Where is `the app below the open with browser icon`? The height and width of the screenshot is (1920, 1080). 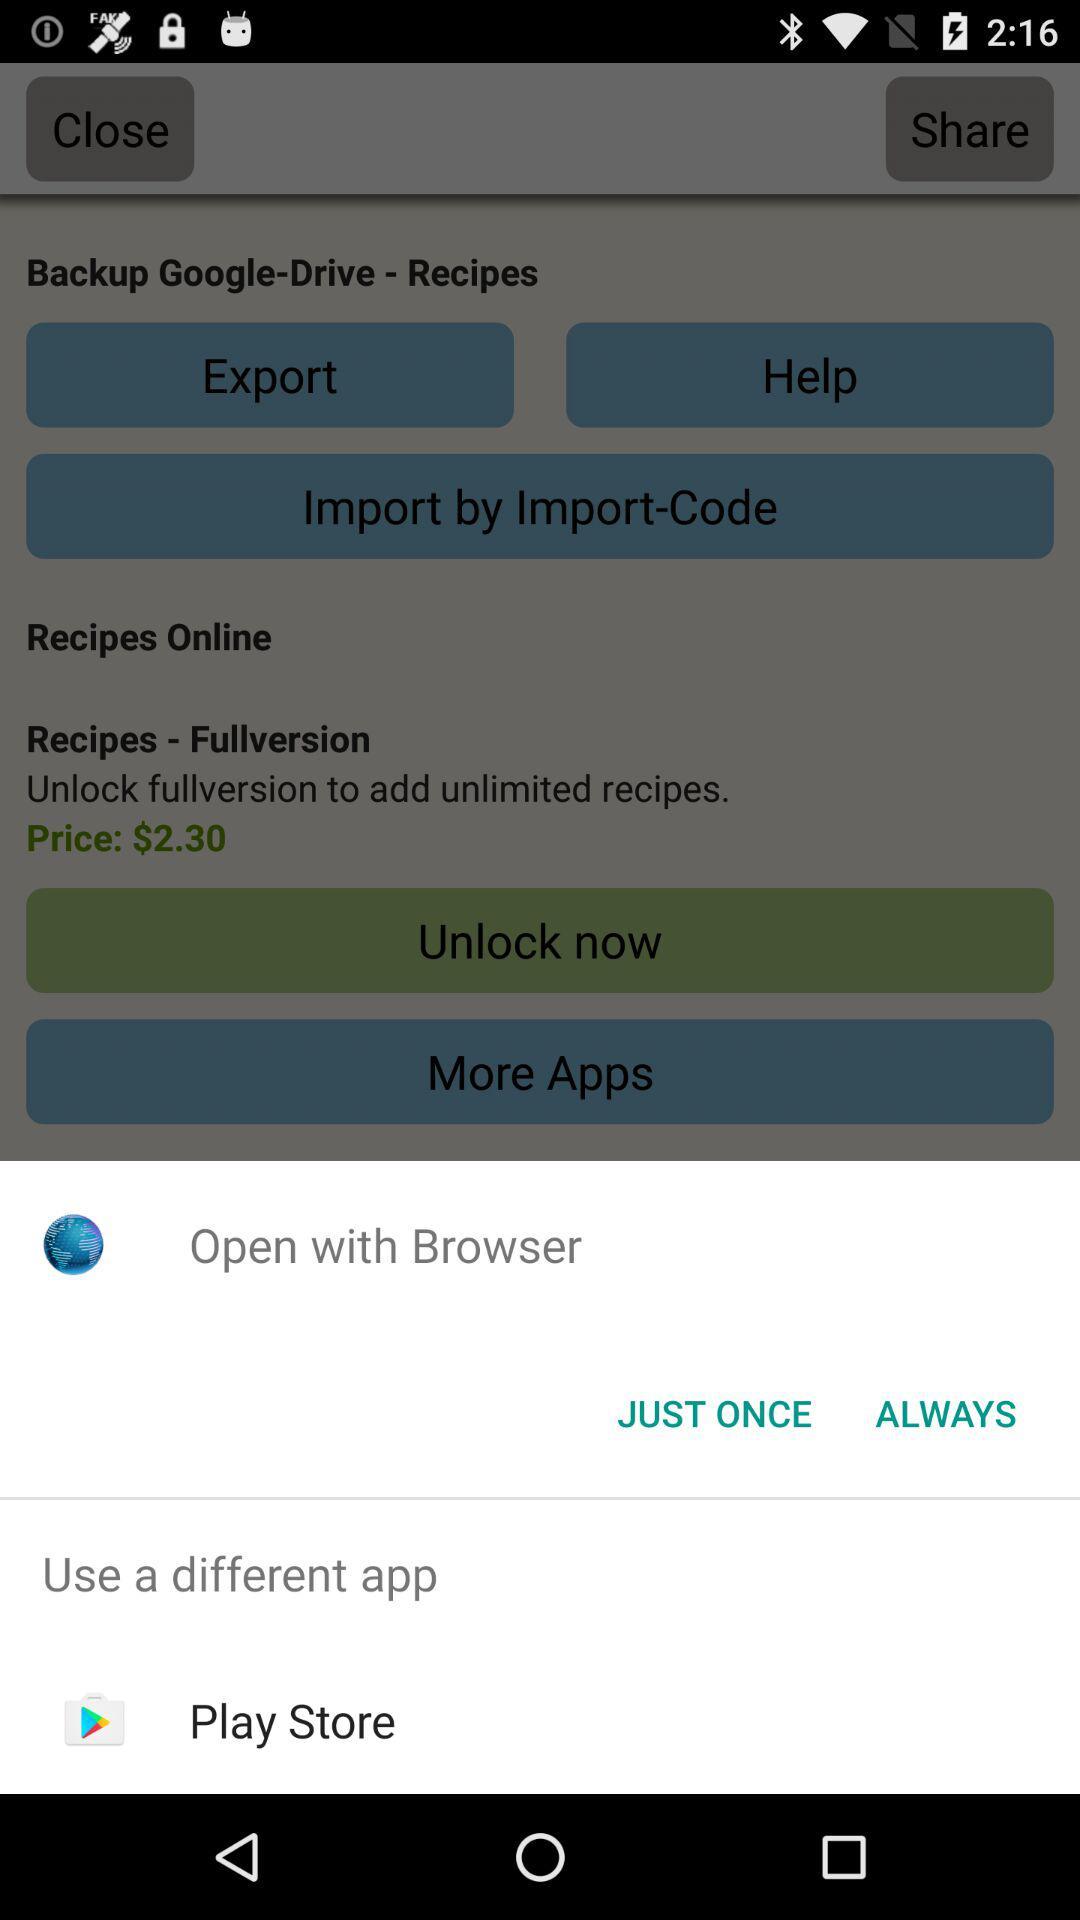 the app below the open with browser icon is located at coordinates (713, 1411).